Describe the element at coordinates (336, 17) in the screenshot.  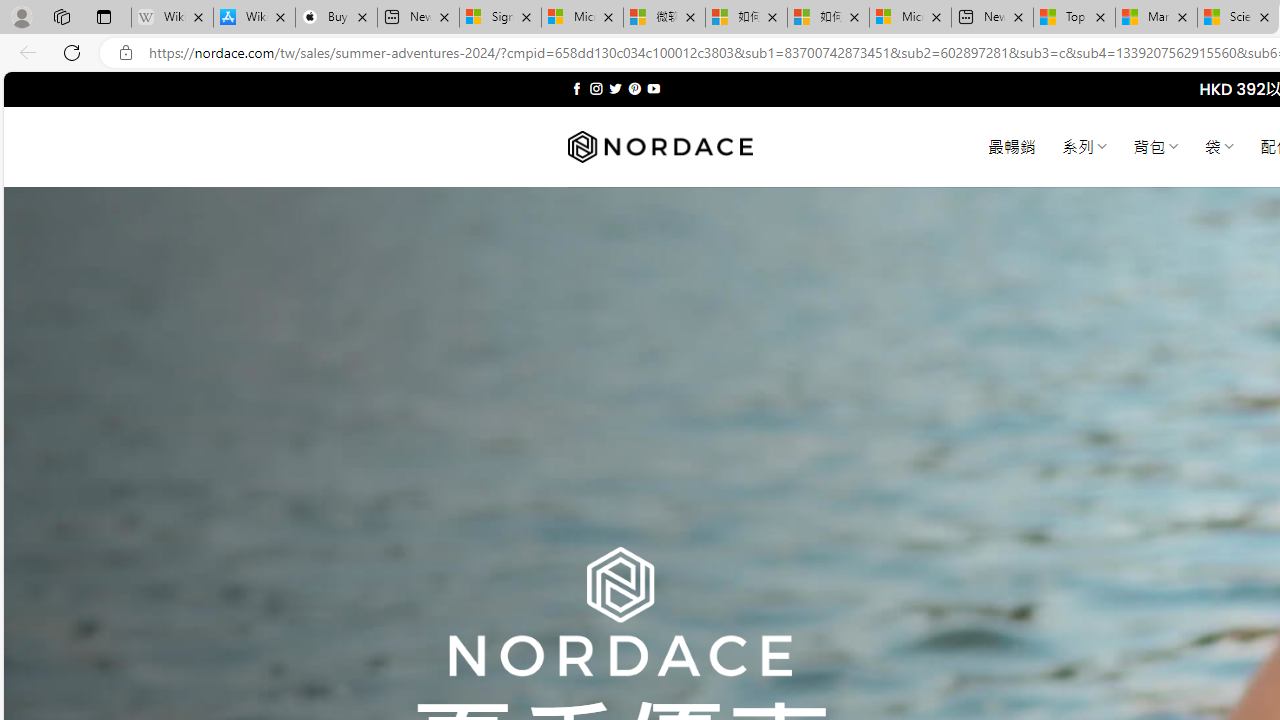
I see `'Buy iPad - Apple'` at that location.